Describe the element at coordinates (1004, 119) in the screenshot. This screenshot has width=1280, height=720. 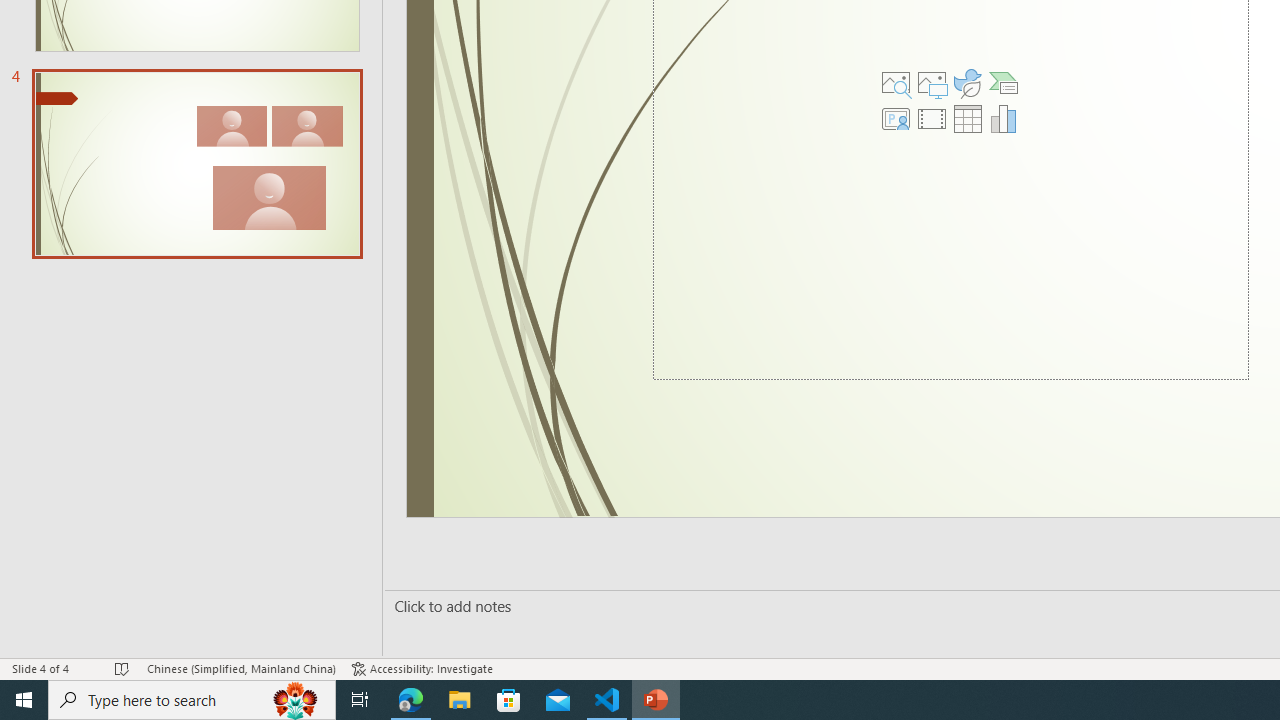
I see `'Insert Chart'` at that location.